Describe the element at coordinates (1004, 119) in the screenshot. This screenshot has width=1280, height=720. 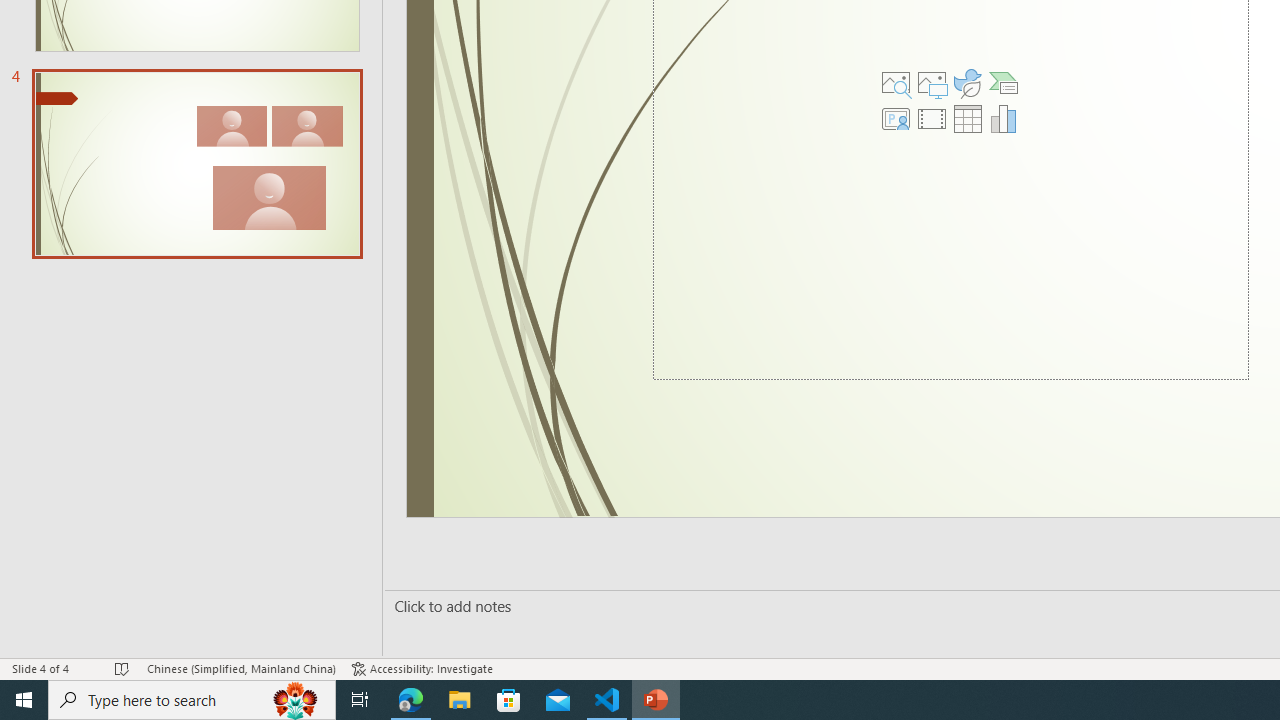
I see `'Insert Chart'` at that location.